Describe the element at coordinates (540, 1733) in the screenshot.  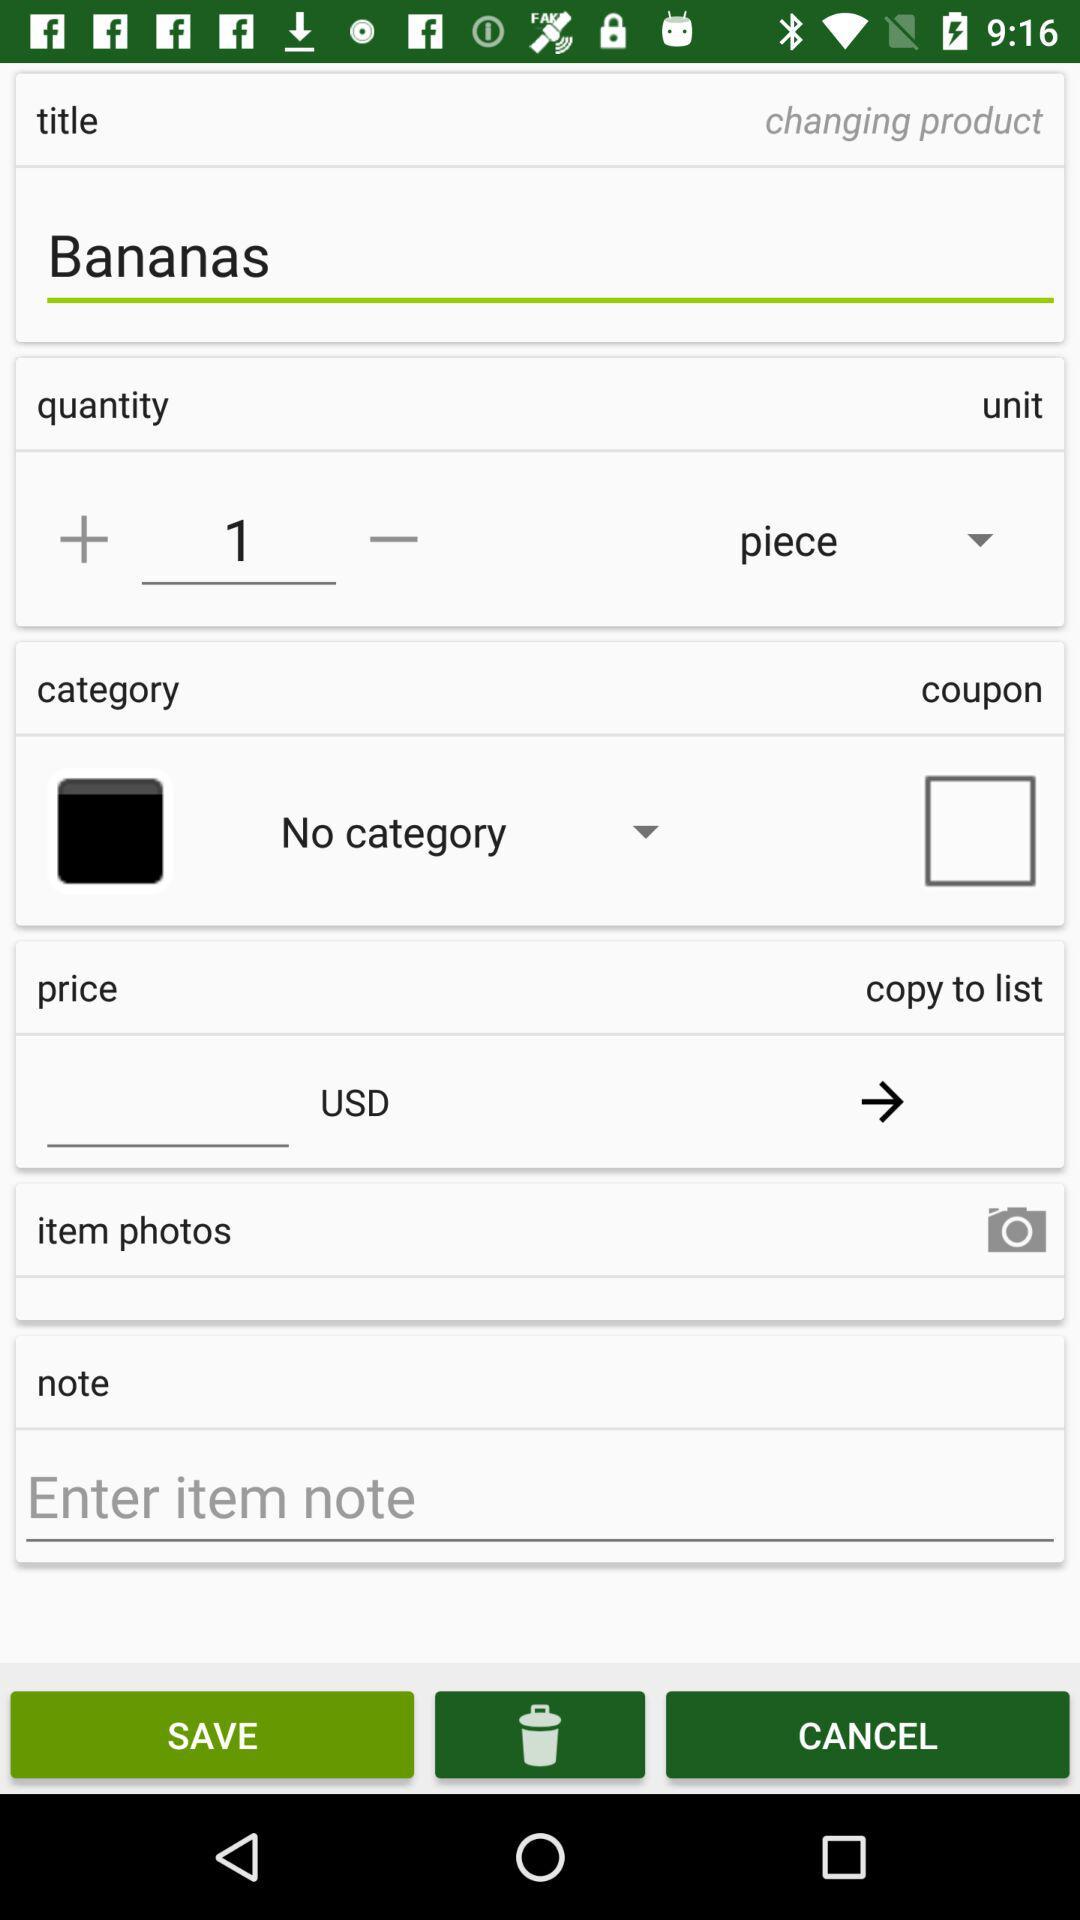
I see `the info icon` at that location.